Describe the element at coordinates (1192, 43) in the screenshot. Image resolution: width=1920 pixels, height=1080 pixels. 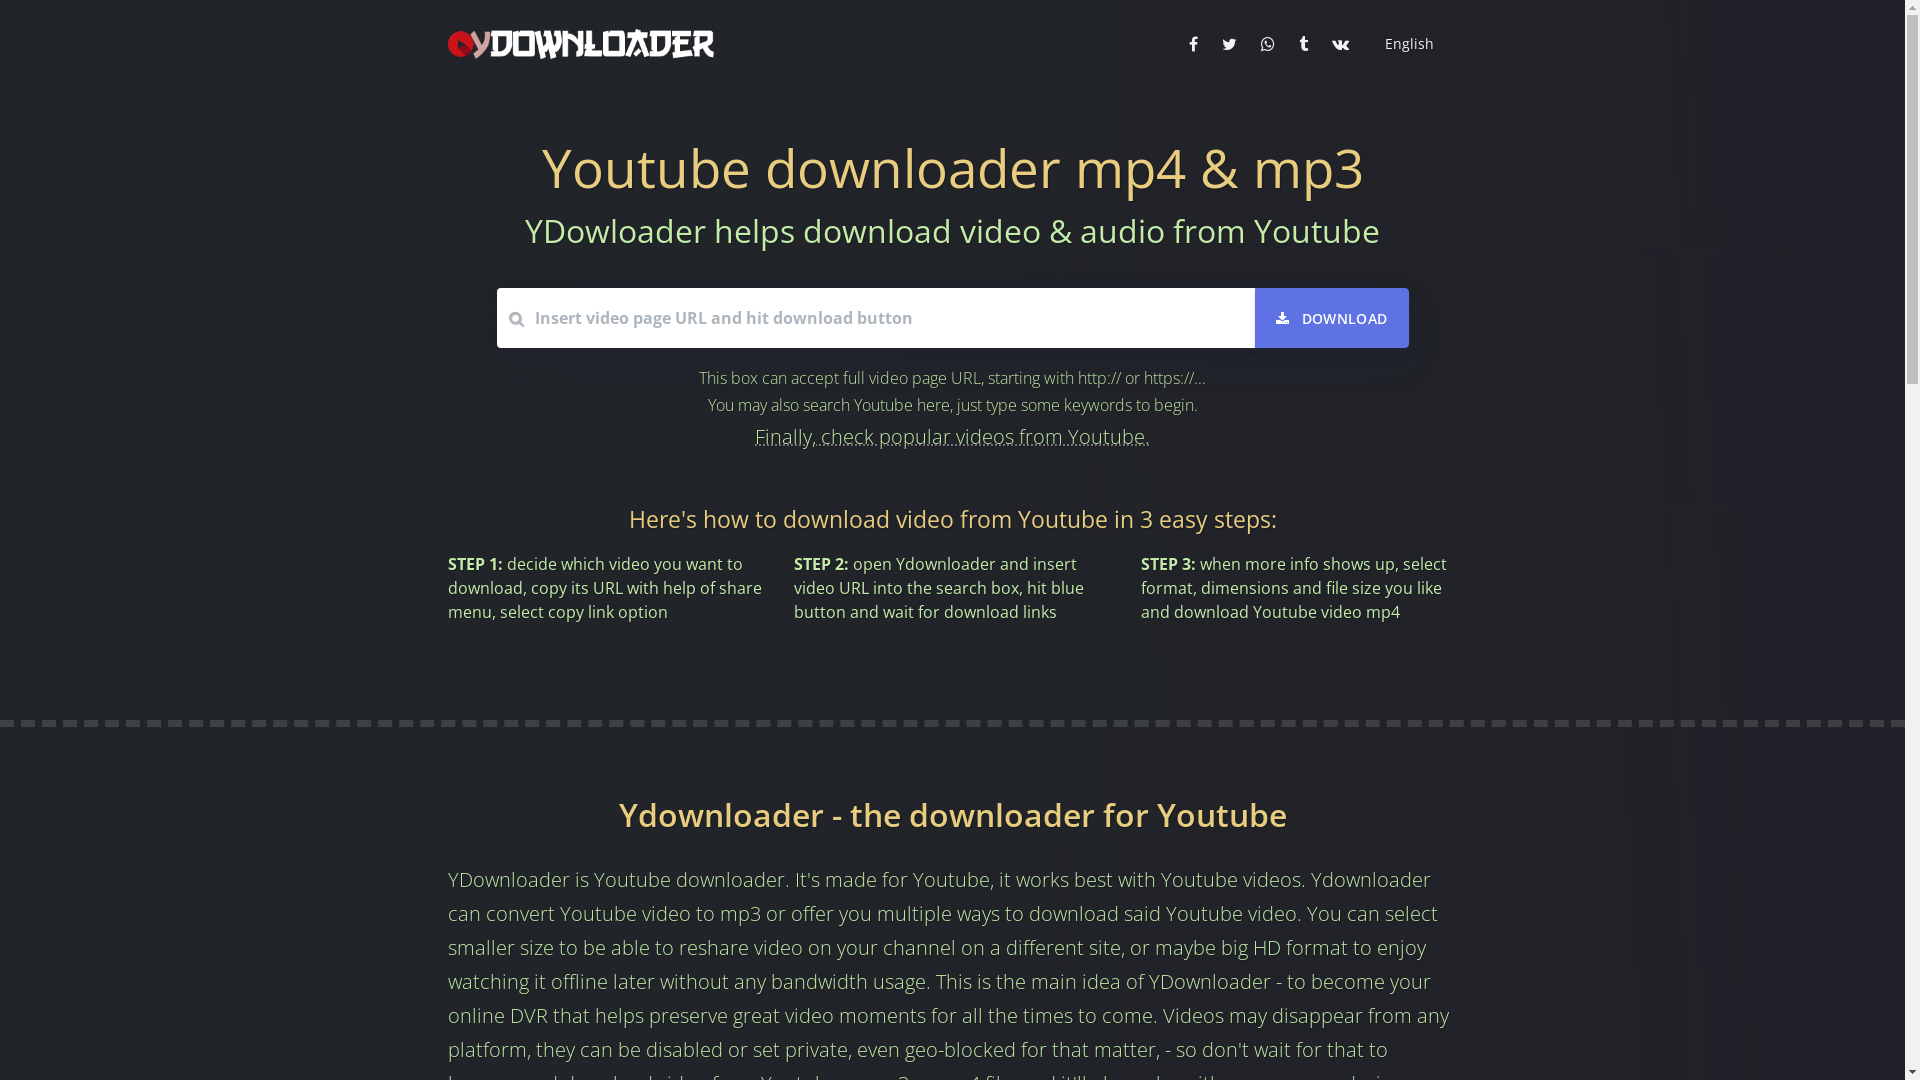
I see `'Share on Facebook'` at that location.